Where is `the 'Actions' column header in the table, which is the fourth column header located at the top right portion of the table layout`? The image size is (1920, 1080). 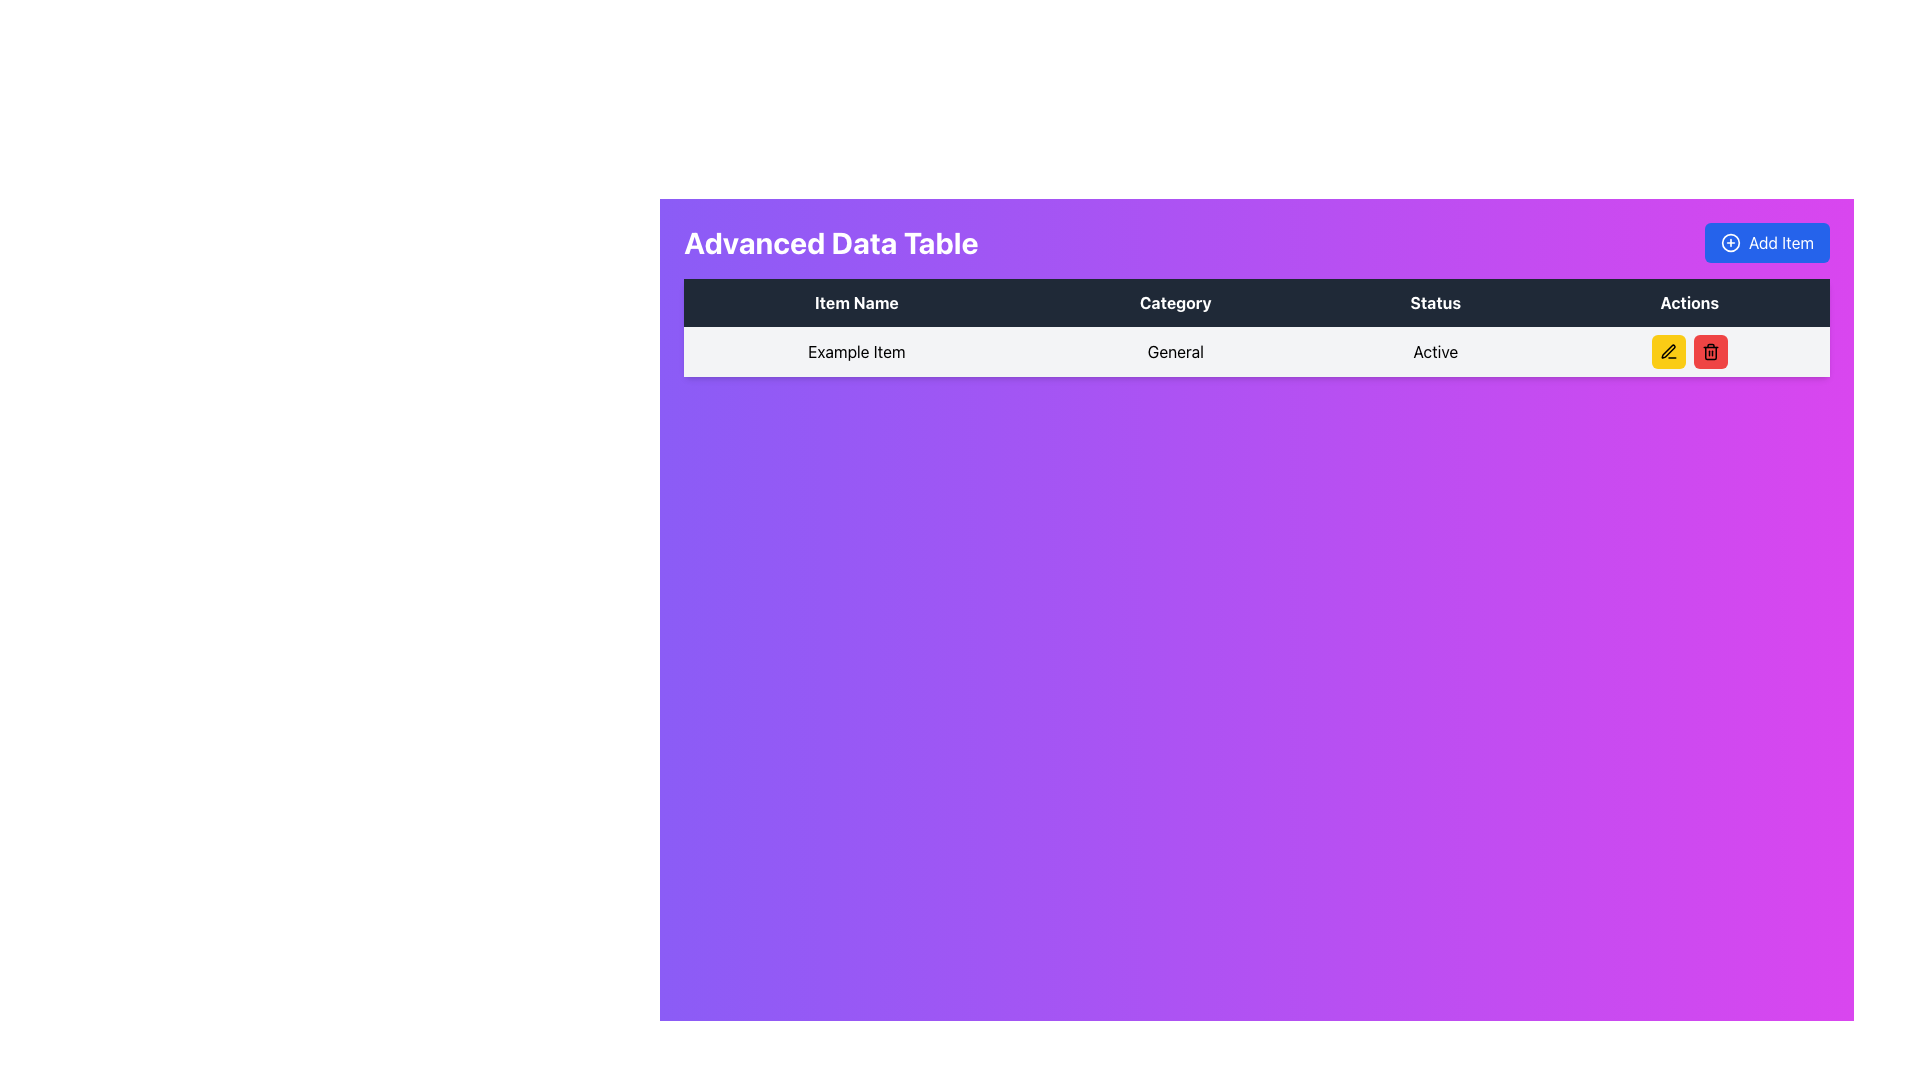 the 'Actions' column header in the table, which is the fourth column header located at the top right portion of the table layout is located at coordinates (1688, 303).